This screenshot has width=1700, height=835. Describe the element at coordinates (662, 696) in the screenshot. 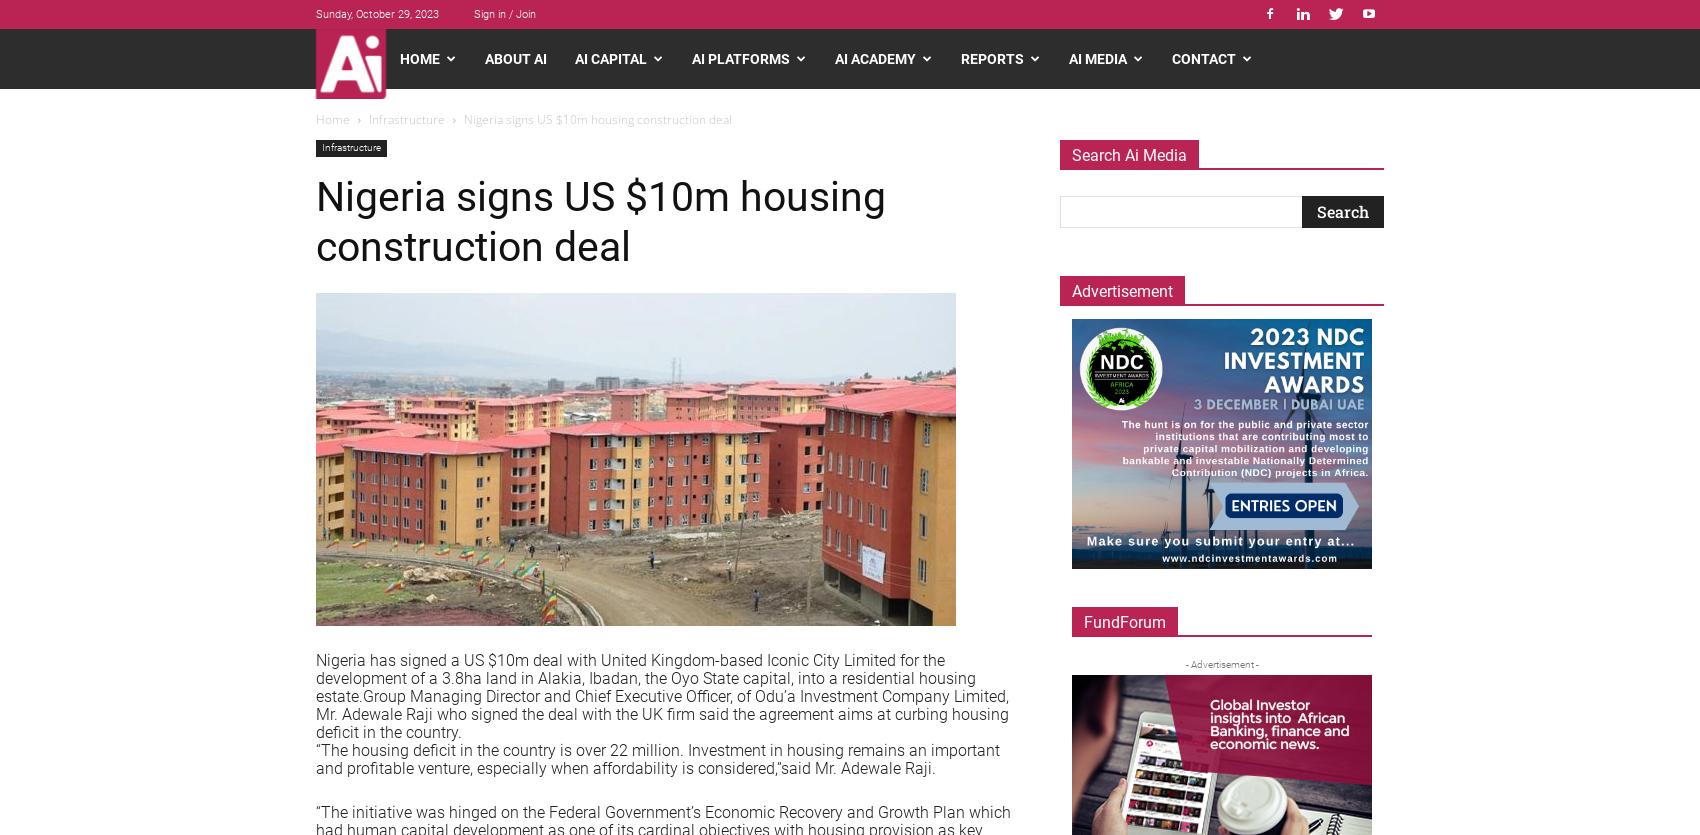

I see `'Nigeria has signed a US $10m deal with United Kingdom-based Iconic City Limited for the development of a 3.8ha land in Alakia, Ibadan, the Oyo State capital, into a residential housing estate.Group Managing Director and Chief Executive Officer, of Odu’a Investment Company Limited, Mr. Adewale Raji who signed the deal with the UK firm said the agreement aims at curbing housing deficit in the country.'` at that location.